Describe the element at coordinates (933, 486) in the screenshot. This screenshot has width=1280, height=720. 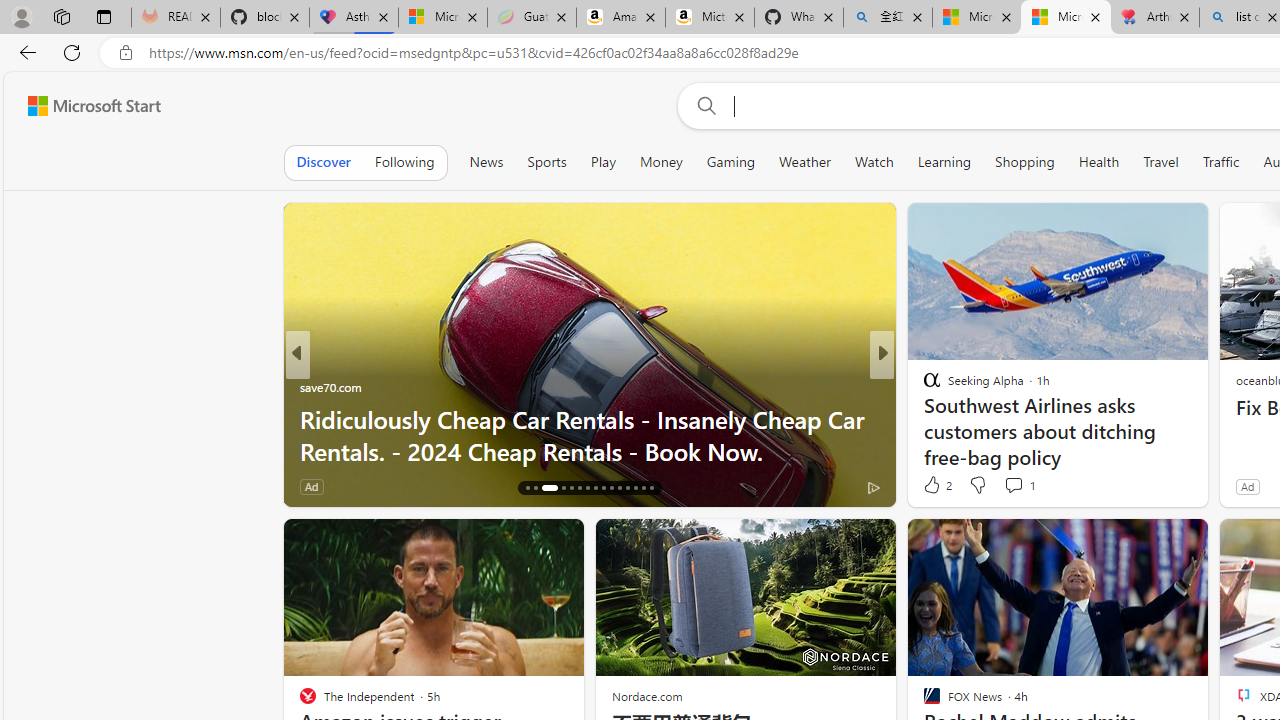
I see `'16 Like'` at that location.